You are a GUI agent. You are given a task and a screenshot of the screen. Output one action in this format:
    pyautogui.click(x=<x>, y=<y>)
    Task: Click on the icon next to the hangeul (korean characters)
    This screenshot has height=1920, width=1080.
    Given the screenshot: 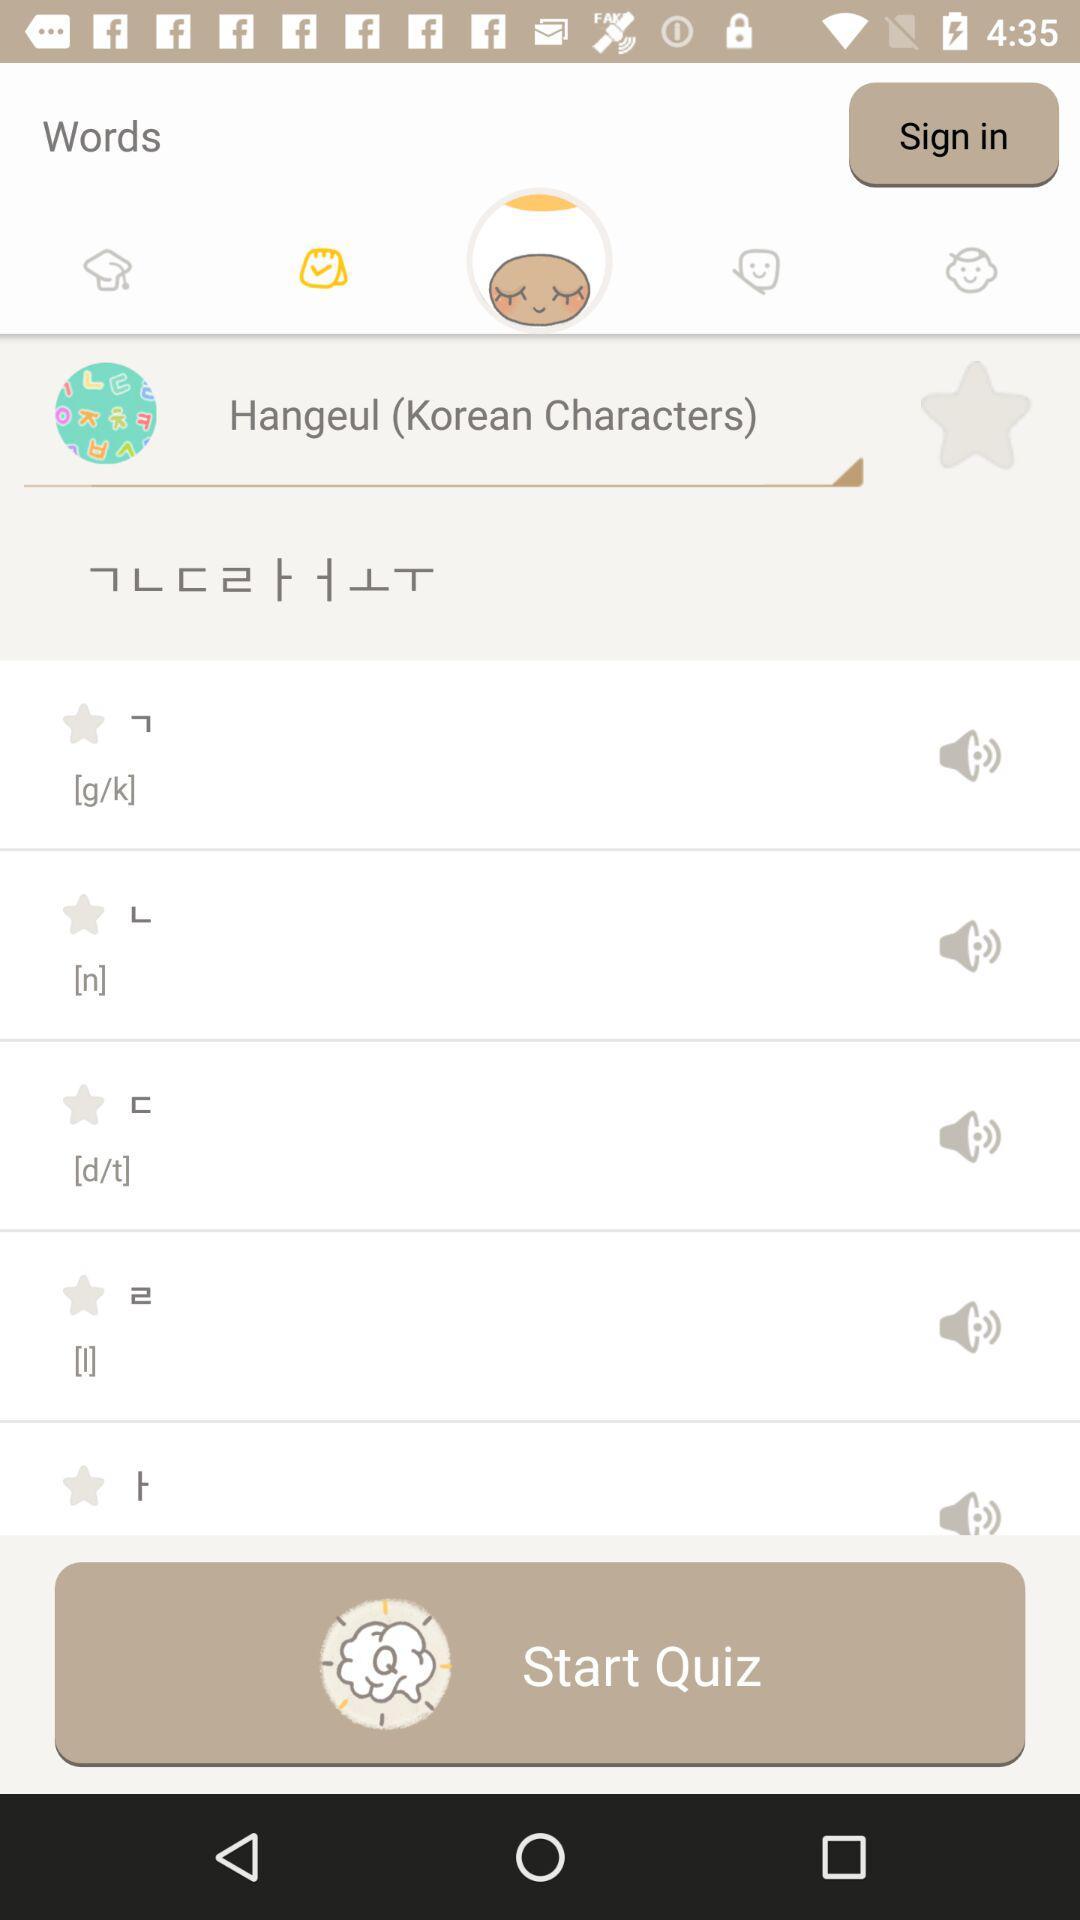 What is the action you would take?
    pyautogui.click(x=975, y=414)
    